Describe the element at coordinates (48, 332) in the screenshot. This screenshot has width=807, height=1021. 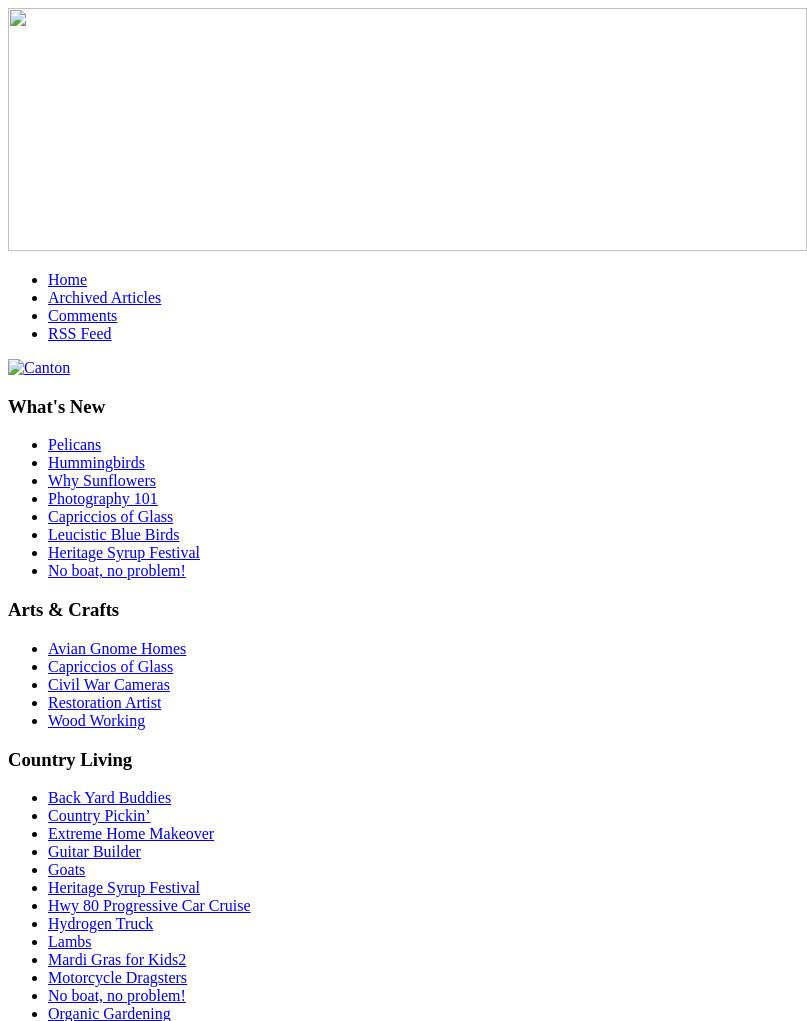
I see `'RSS Feed'` at that location.